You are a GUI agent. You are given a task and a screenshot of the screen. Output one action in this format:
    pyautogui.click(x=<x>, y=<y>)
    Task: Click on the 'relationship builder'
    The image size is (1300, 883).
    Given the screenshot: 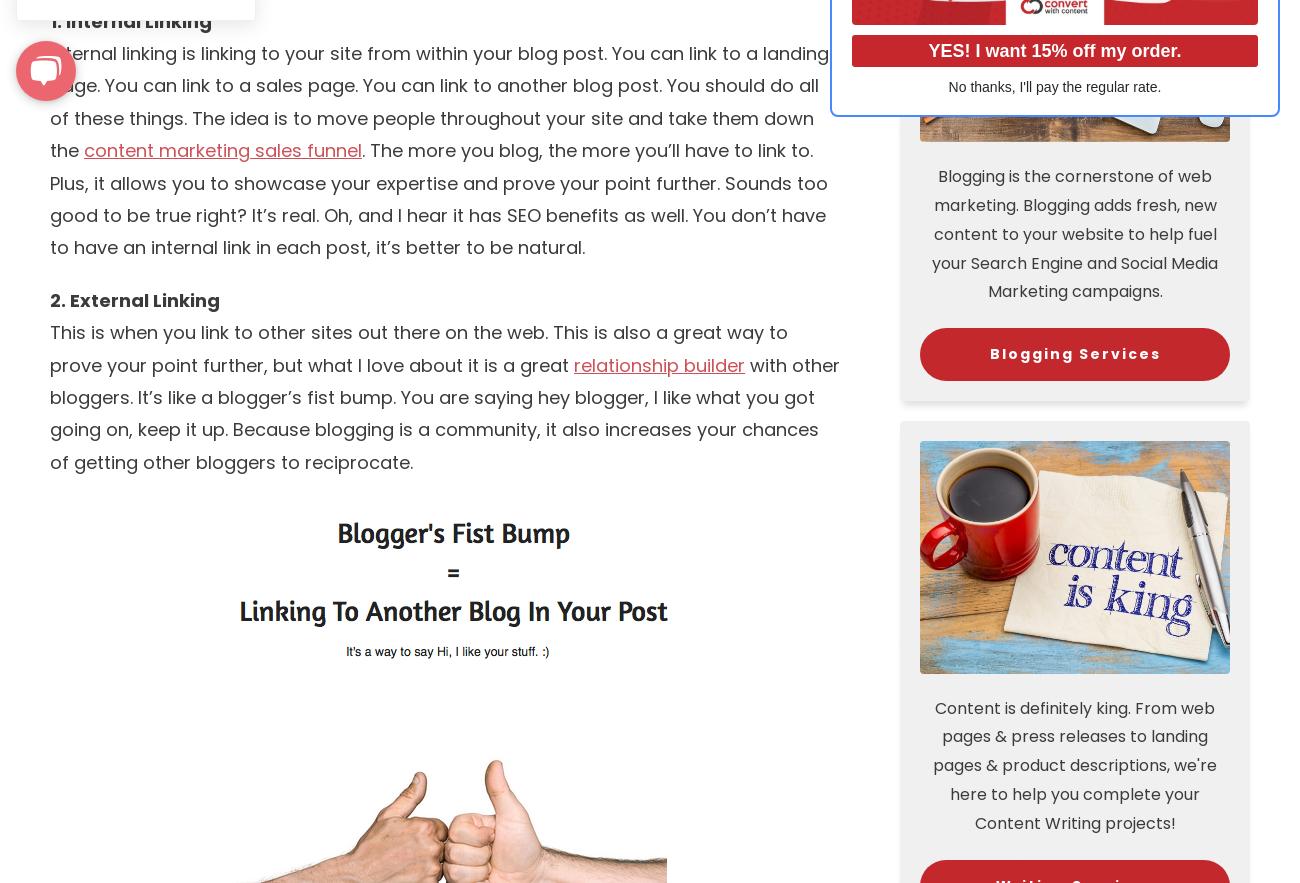 What is the action you would take?
    pyautogui.click(x=658, y=364)
    